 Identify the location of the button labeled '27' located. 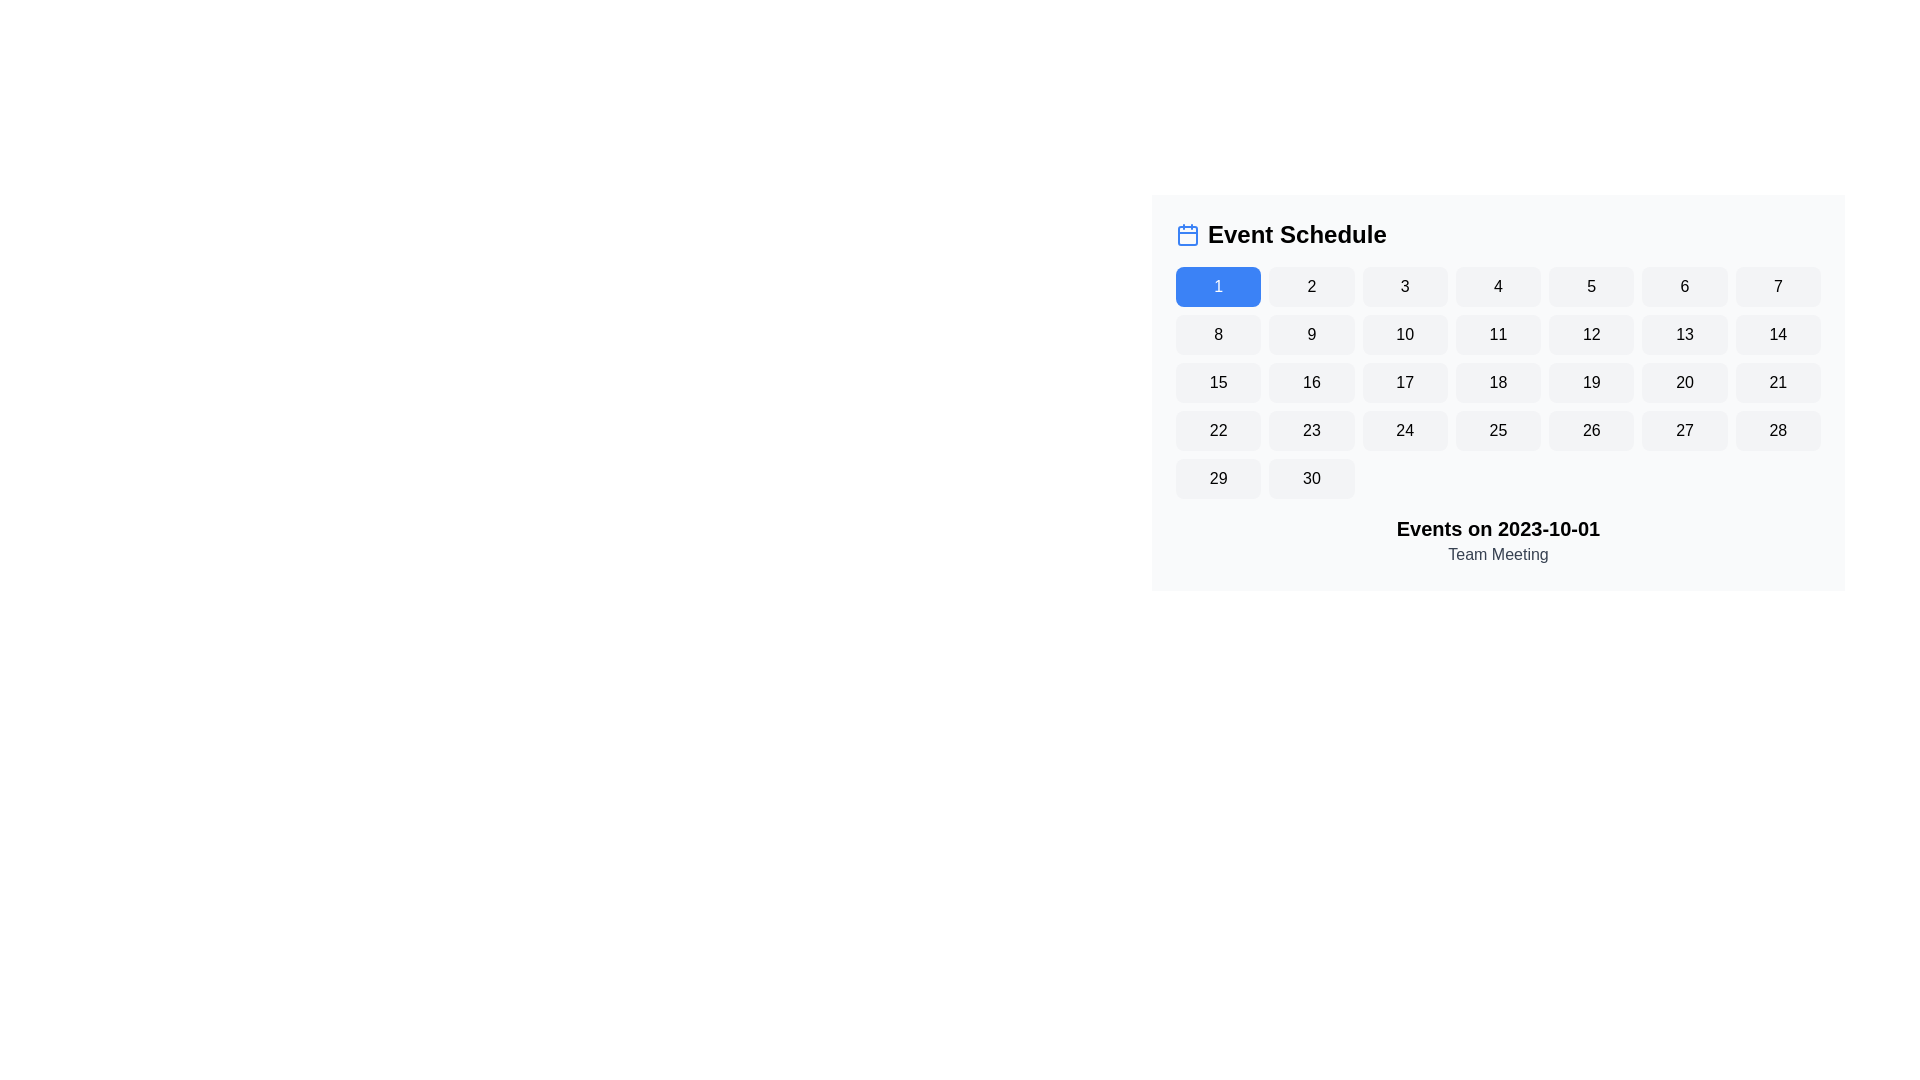
(1683, 430).